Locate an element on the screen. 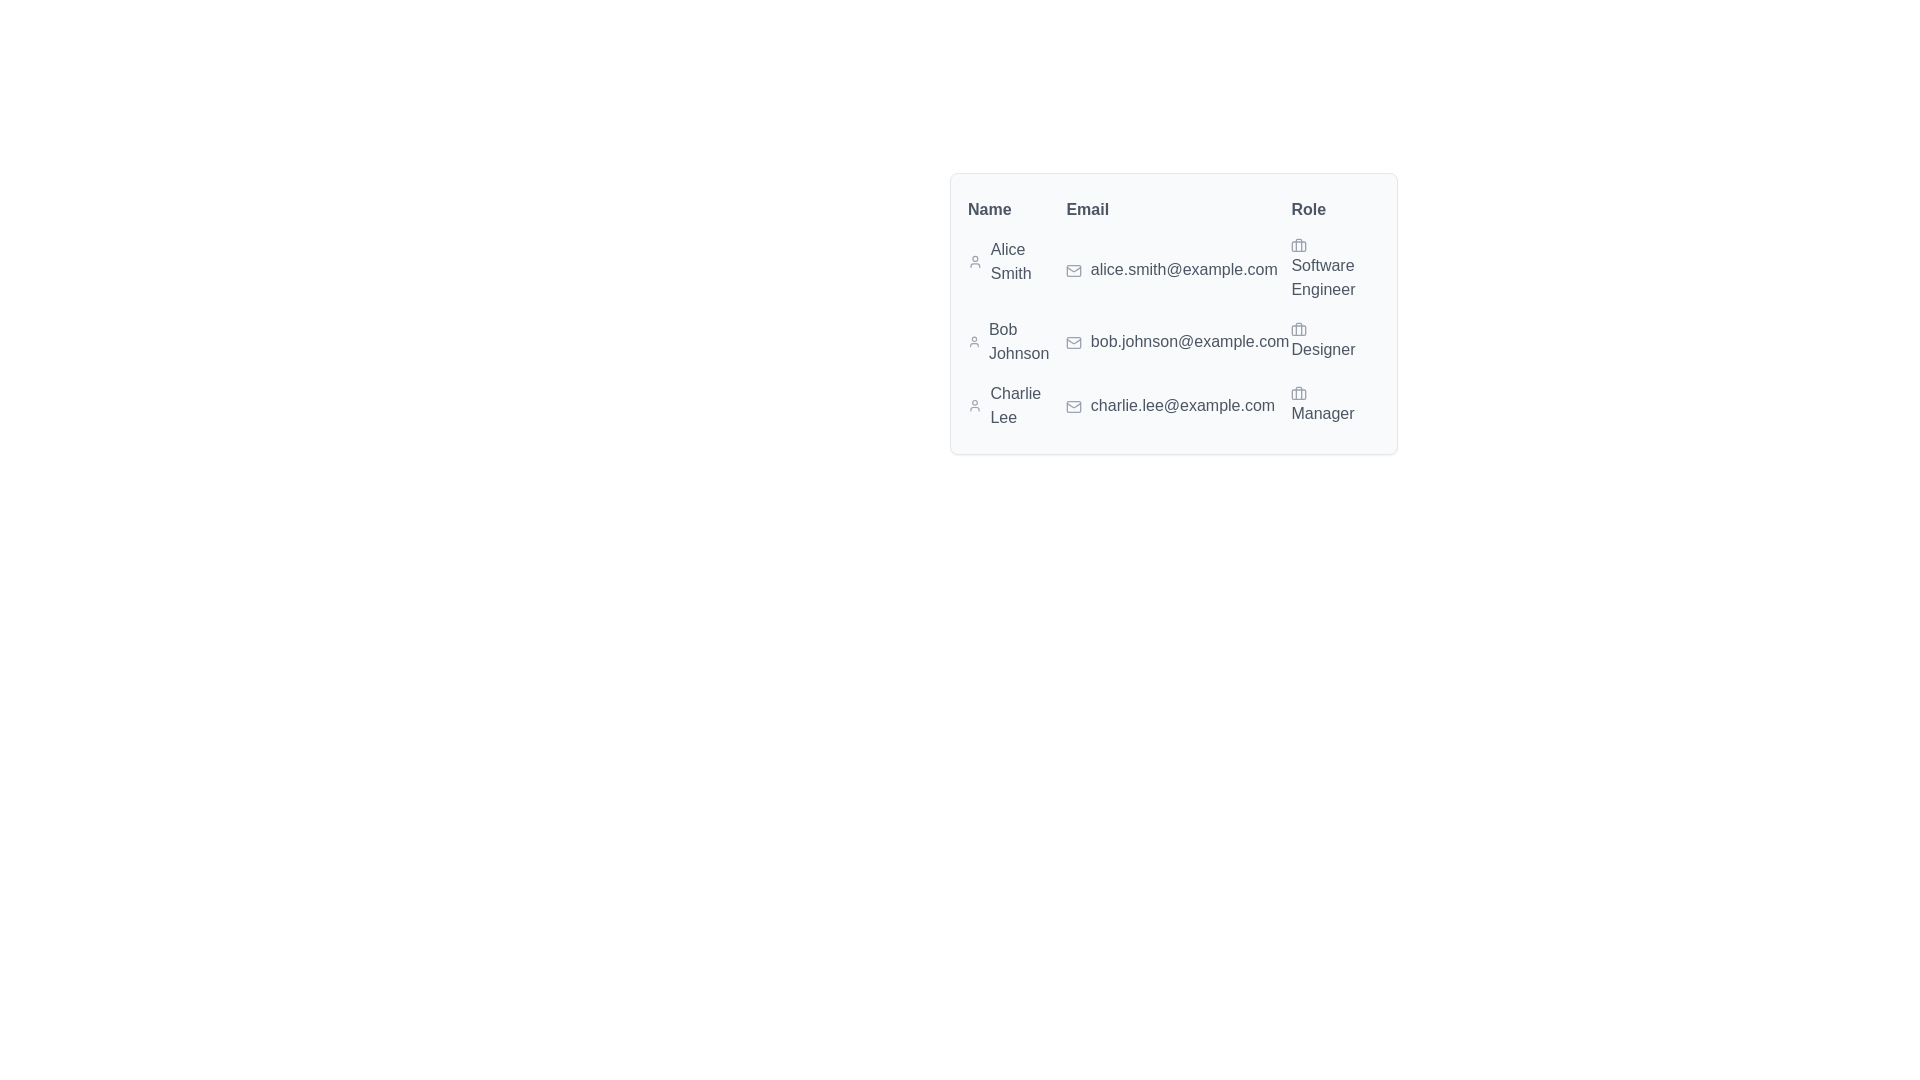 The height and width of the screenshot is (1080, 1920). the second row of the contact list to edit the individual's contact and role information, which includes details for Alice Smith and Charlie Lee is located at coordinates (1174, 341).